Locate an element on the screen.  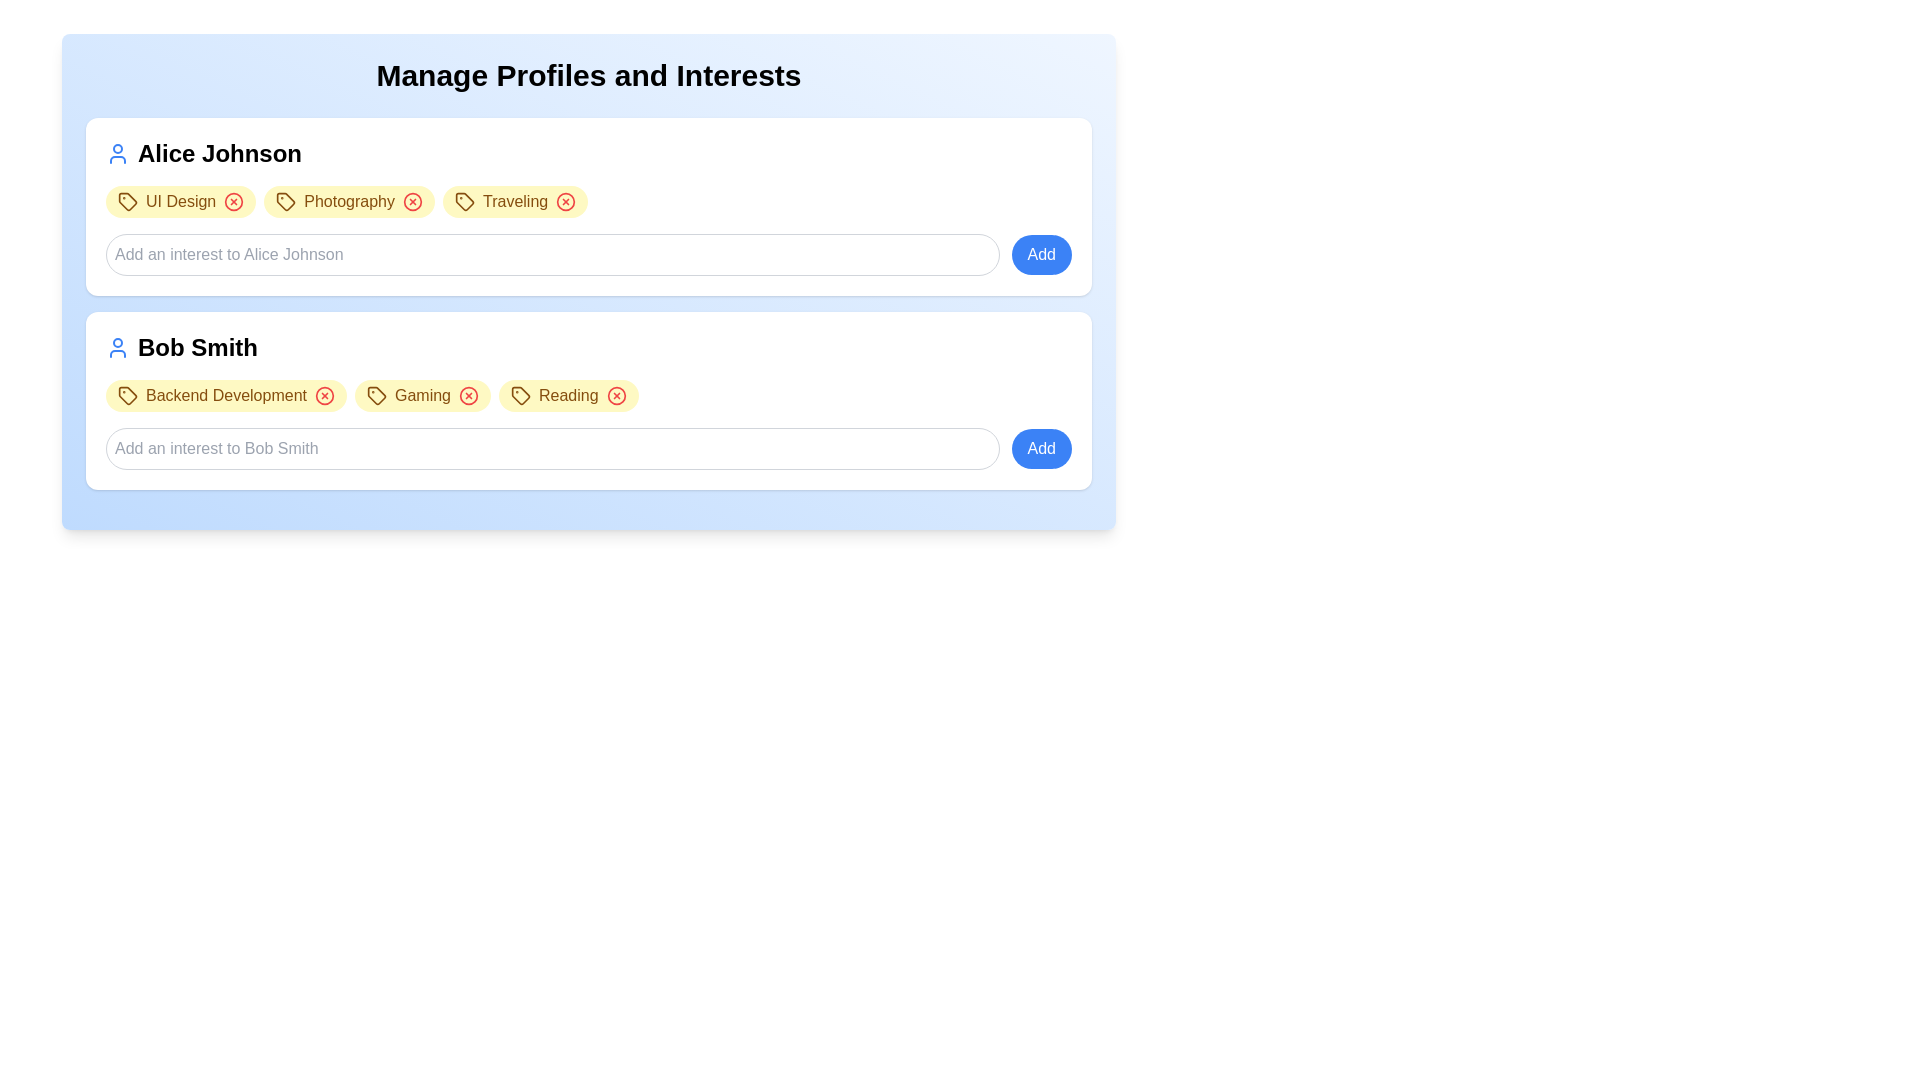
the small light brown tag icon located at the leftmost side of the 'UI Design' label within the yellow badge is located at coordinates (127, 201).